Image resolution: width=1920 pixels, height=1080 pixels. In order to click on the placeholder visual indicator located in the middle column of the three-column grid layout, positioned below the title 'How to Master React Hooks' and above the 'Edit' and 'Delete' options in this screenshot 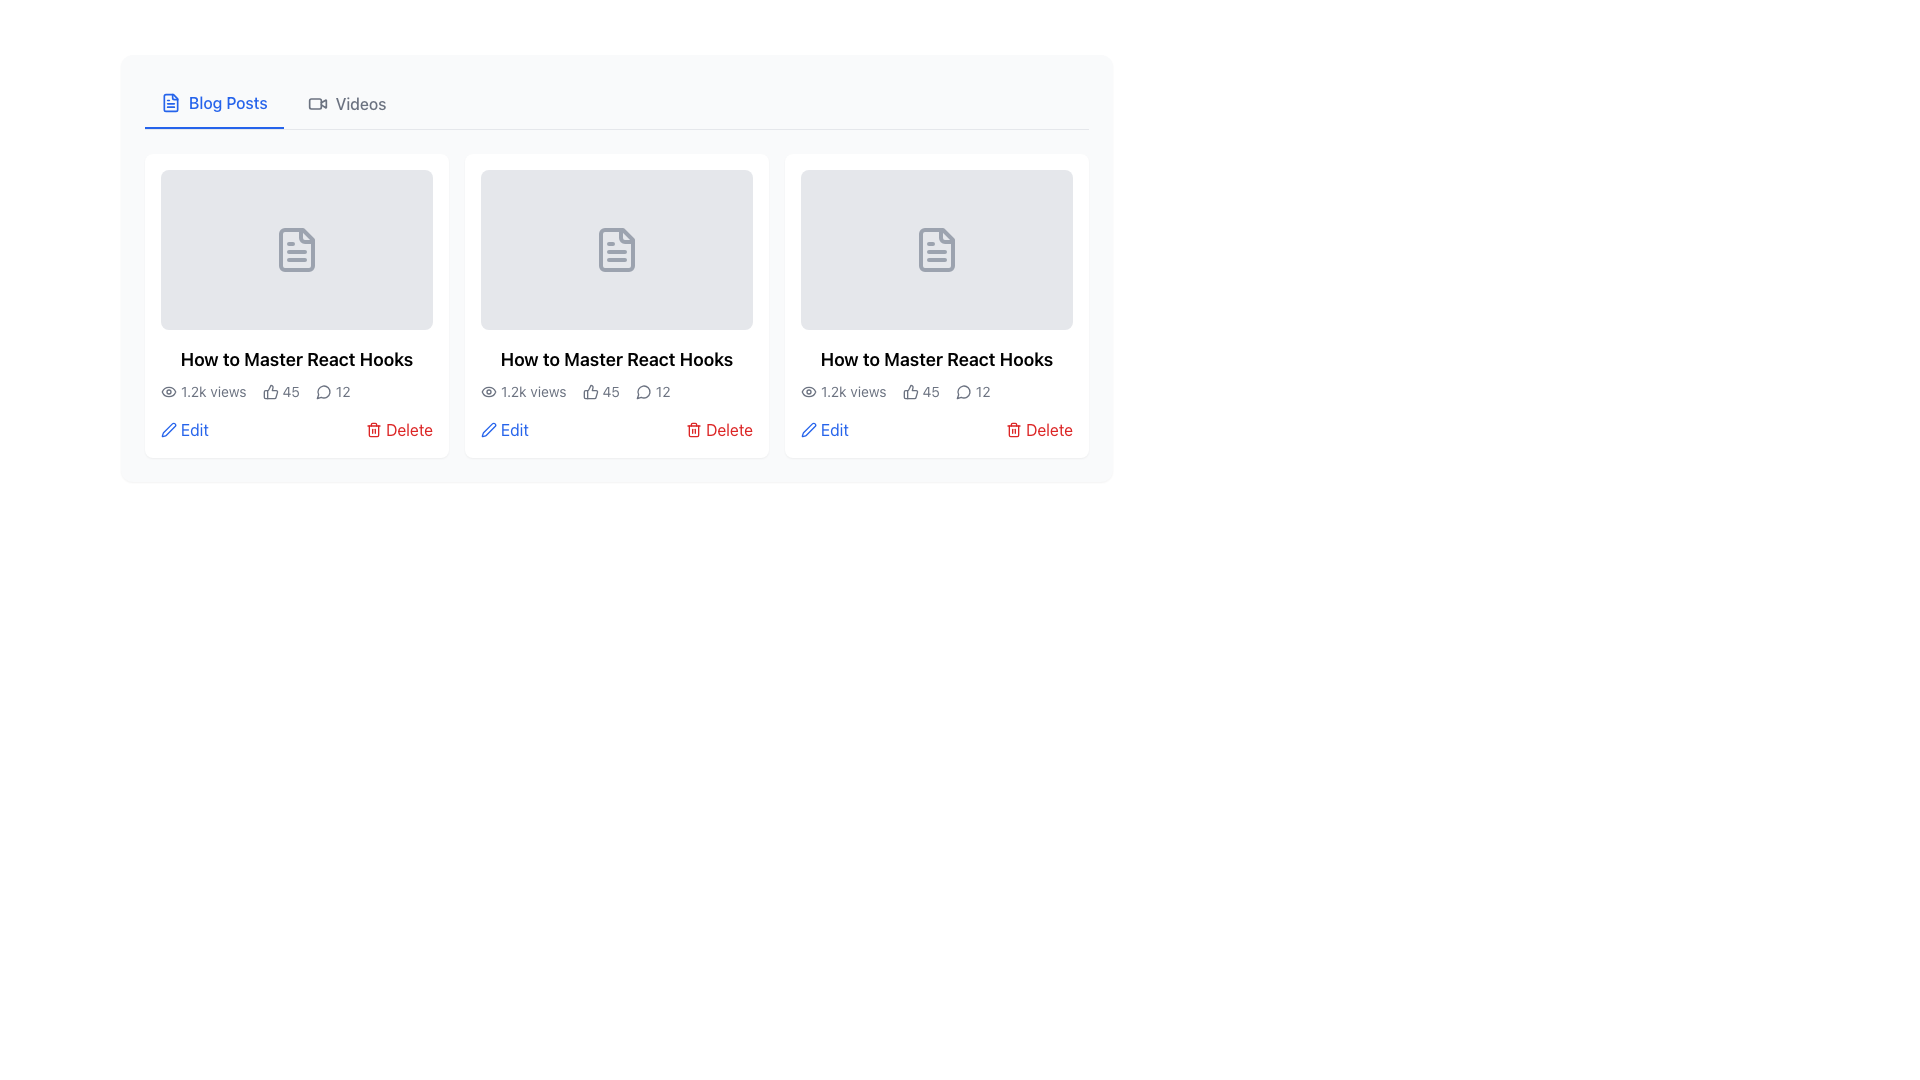, I will do `click(616, 249)`.